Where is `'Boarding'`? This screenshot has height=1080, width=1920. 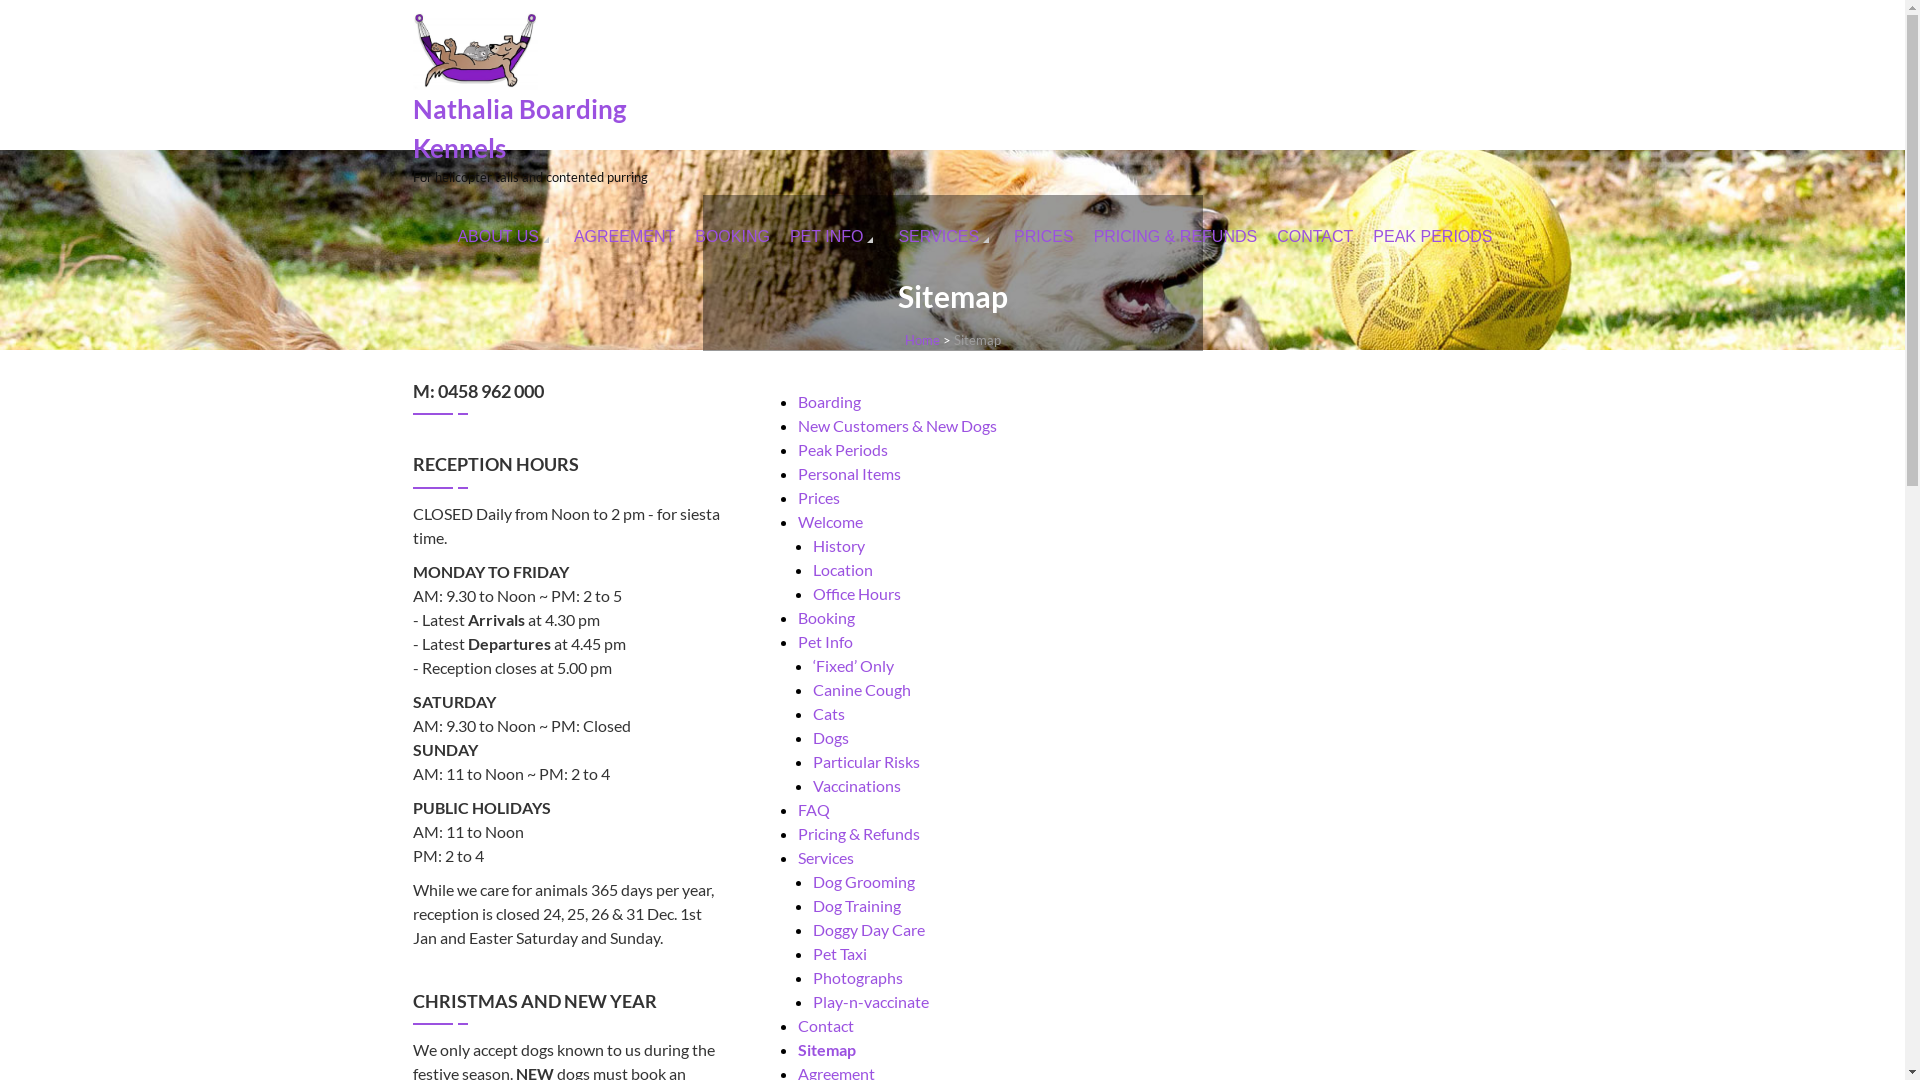 'Boarding' is located at coordinates (829, 401).